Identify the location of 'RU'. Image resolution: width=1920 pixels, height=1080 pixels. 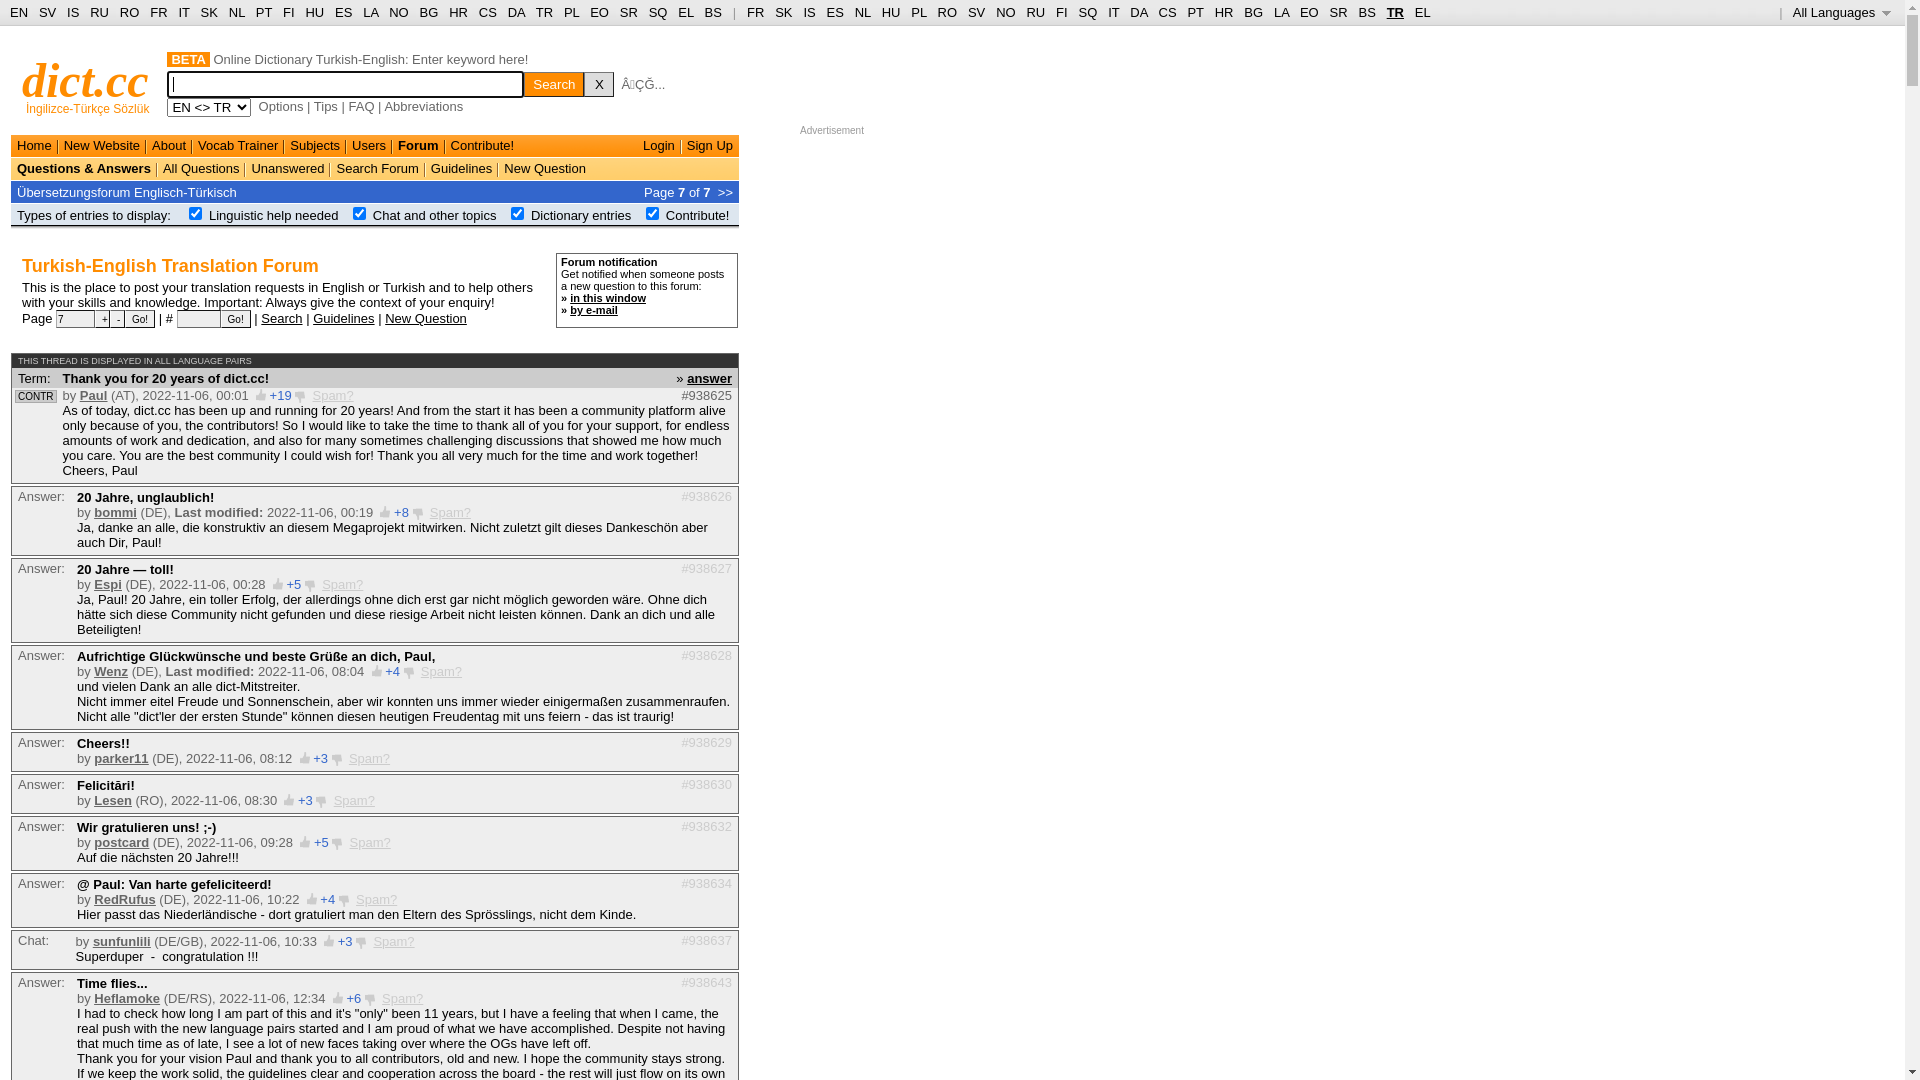
(1035, 12).